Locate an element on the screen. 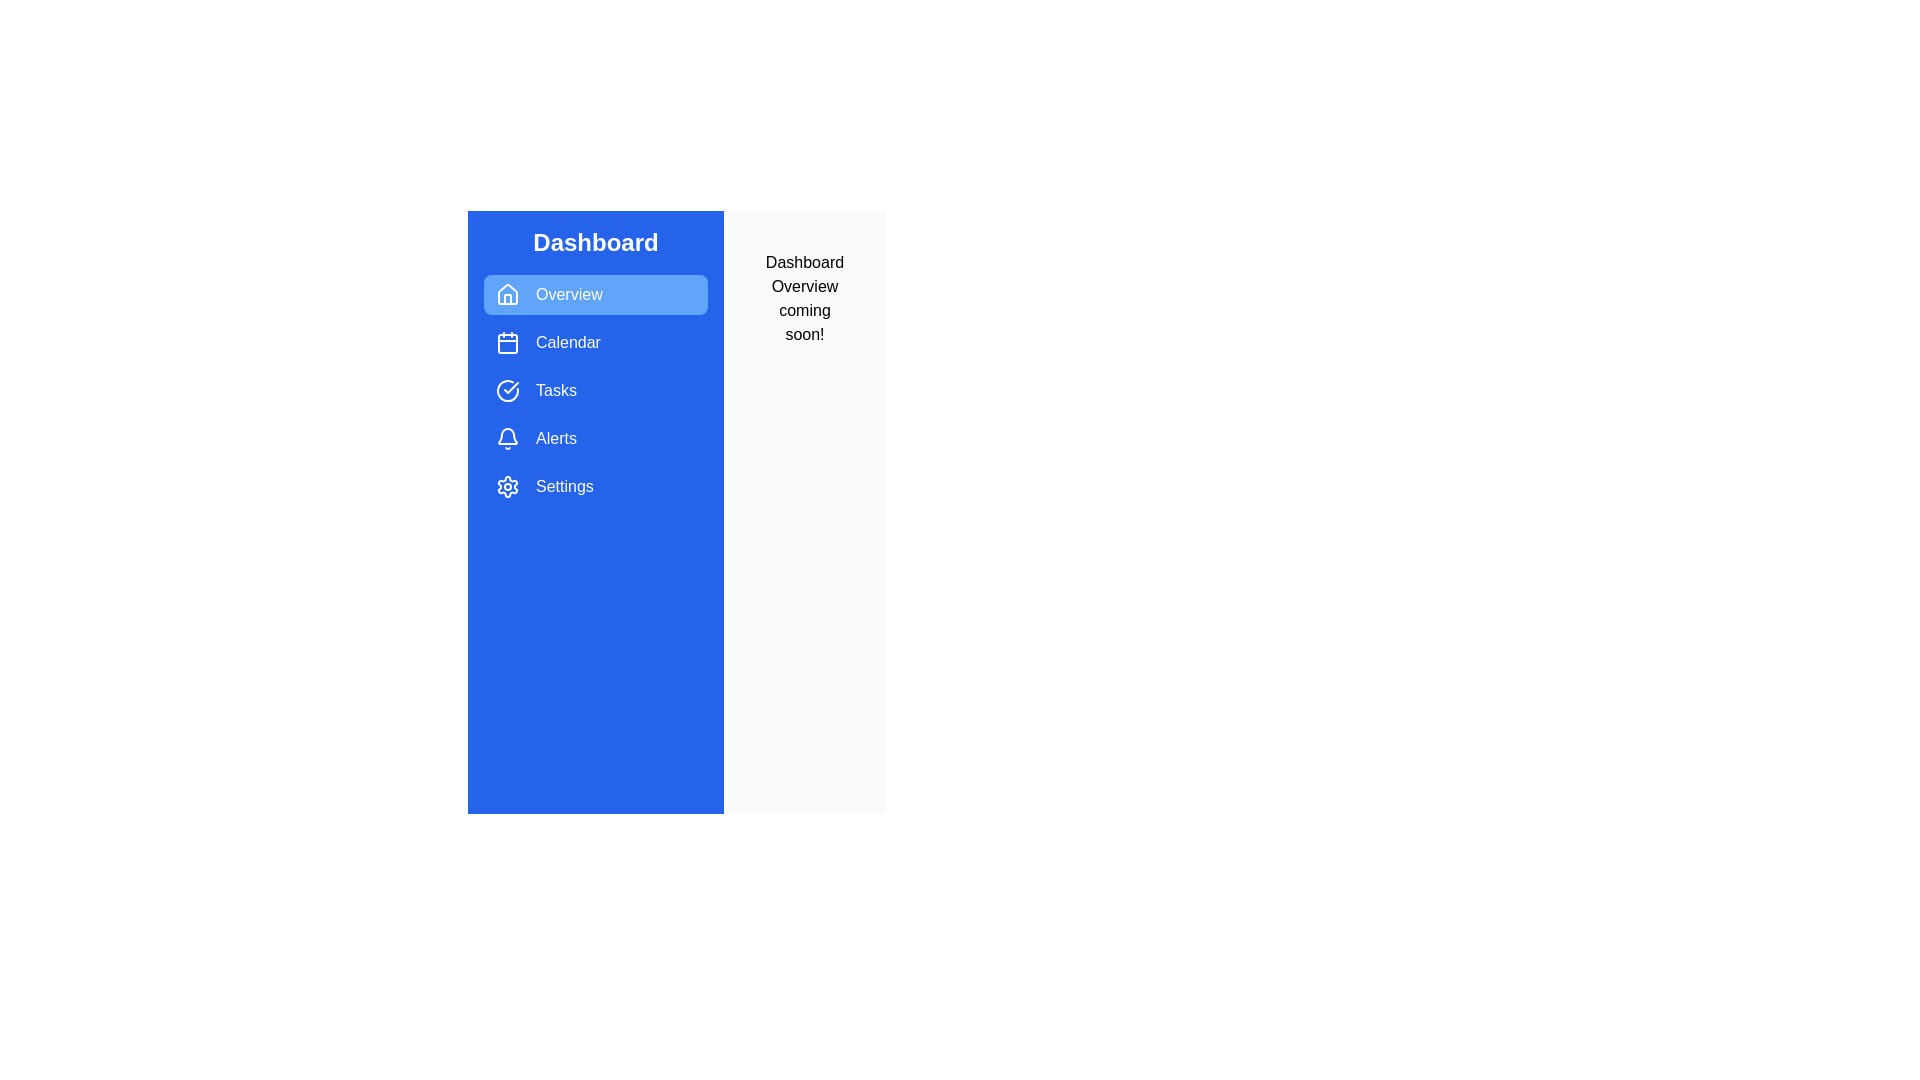 The width and height of the screenshot is (1920, 1080). the calendar icon located in the left sidebar menu, positioned second from the top under the 'Dashboard' section is located at coordinates (508, 342).